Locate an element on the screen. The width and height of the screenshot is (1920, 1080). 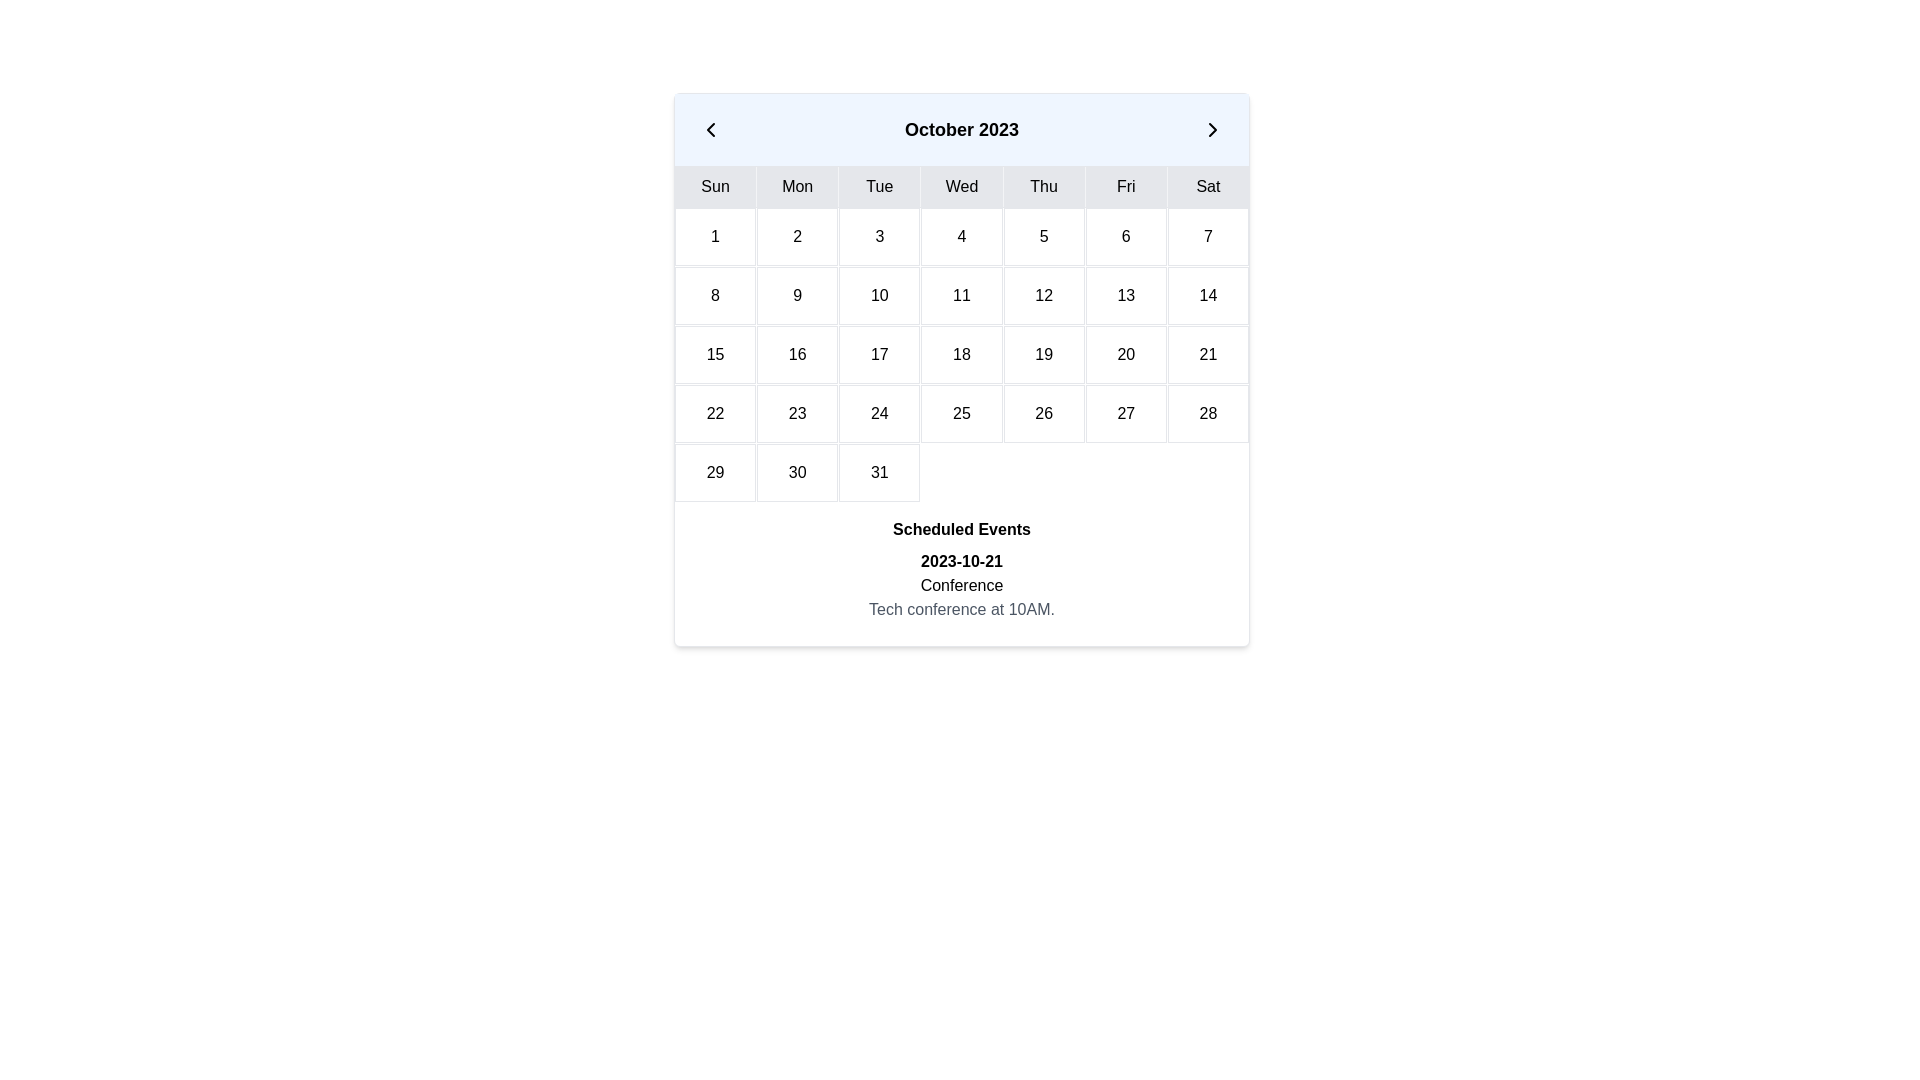
the Textual date block displaying the numeral '16' in the calendar grid is located at coordinates (796, 353).